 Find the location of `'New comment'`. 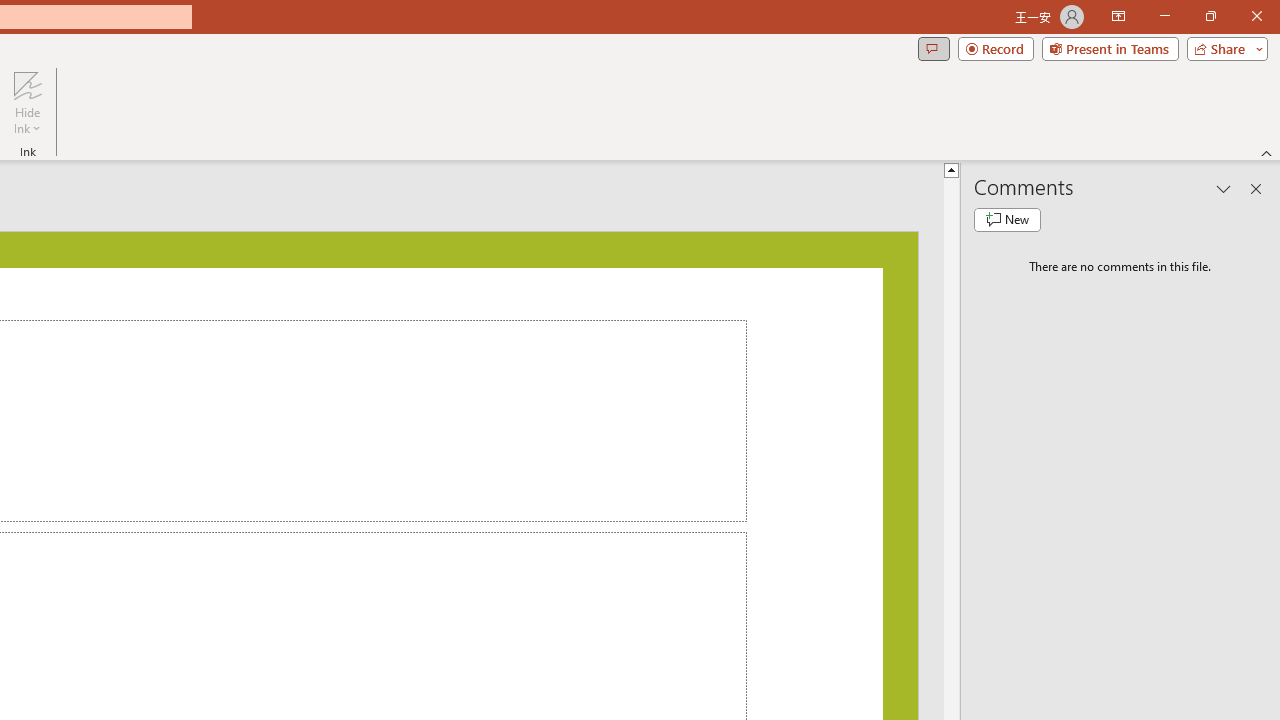

'New comment' is located at coordinates (1007, 219).